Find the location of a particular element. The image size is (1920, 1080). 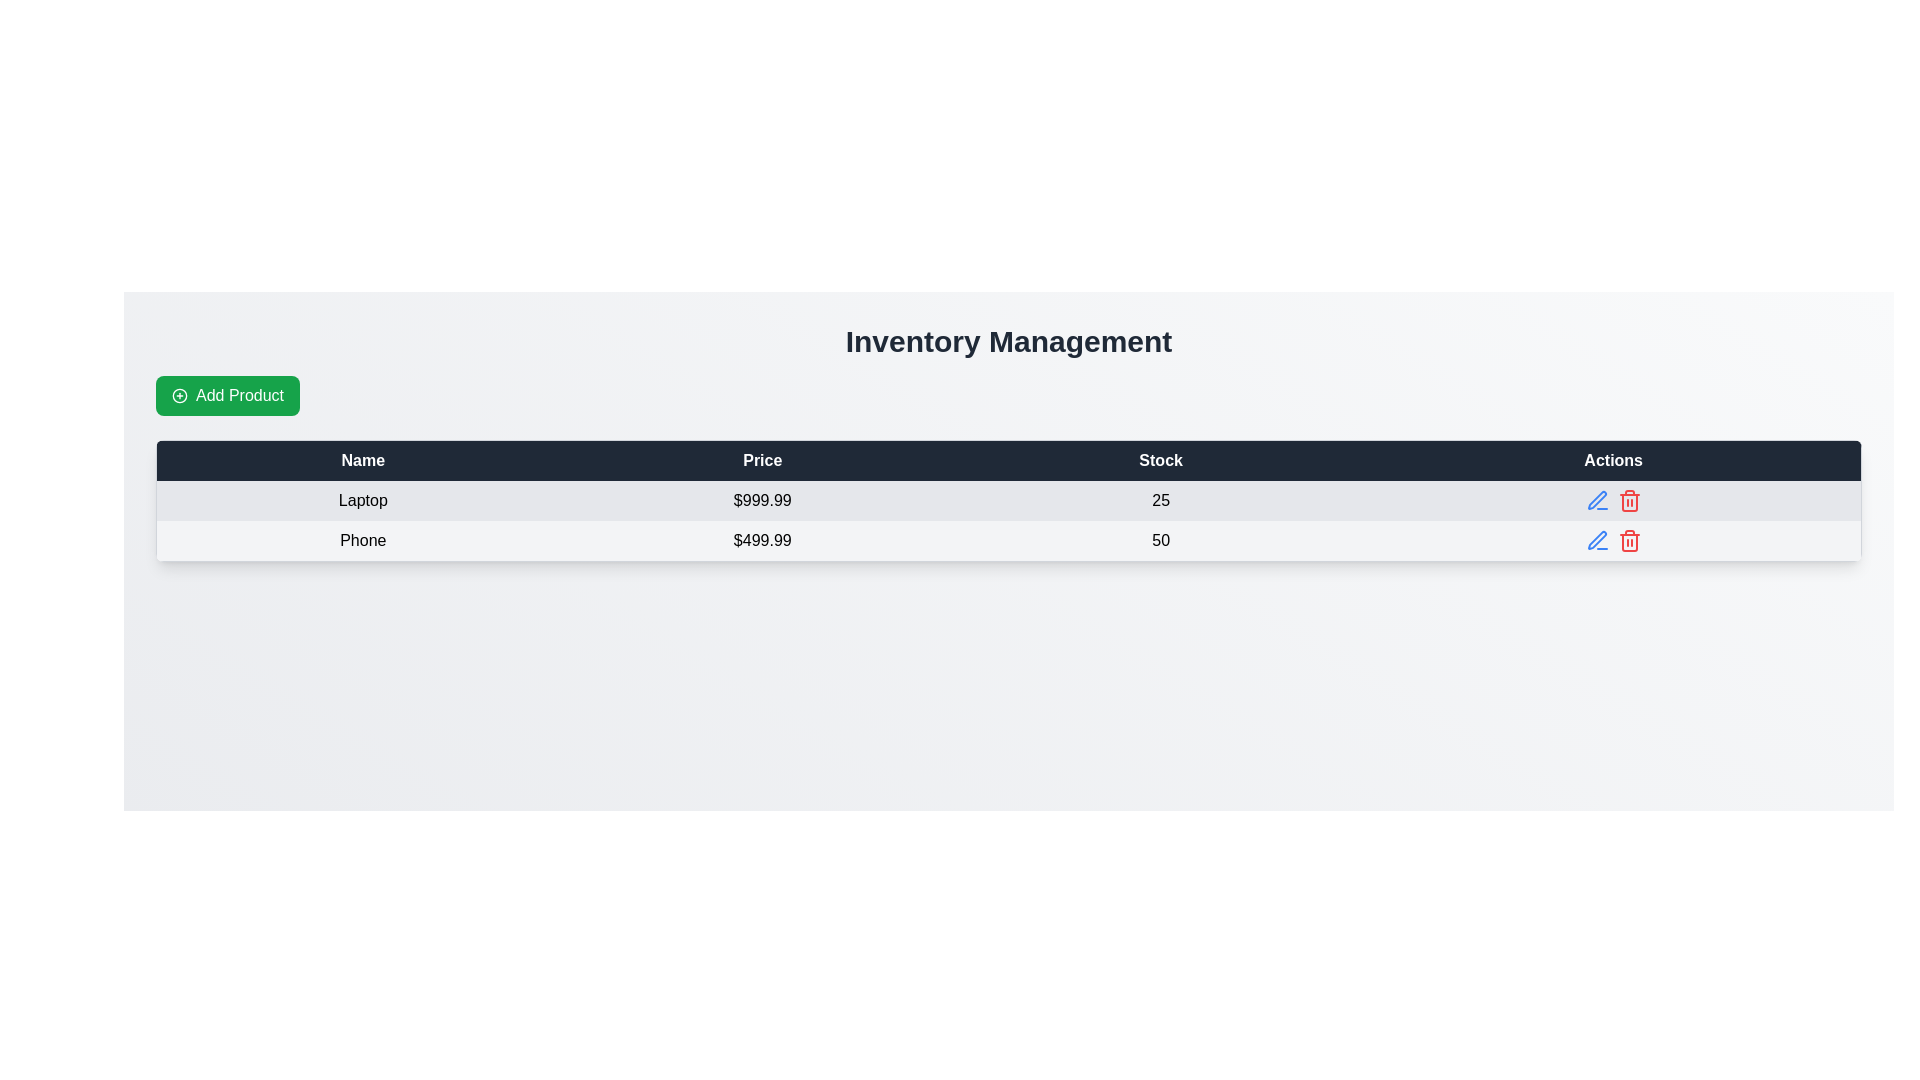

text of the product name label for 'Laptop' in the first cell of the inventory table under the 'Name' column is located at coordinates (363, 500).